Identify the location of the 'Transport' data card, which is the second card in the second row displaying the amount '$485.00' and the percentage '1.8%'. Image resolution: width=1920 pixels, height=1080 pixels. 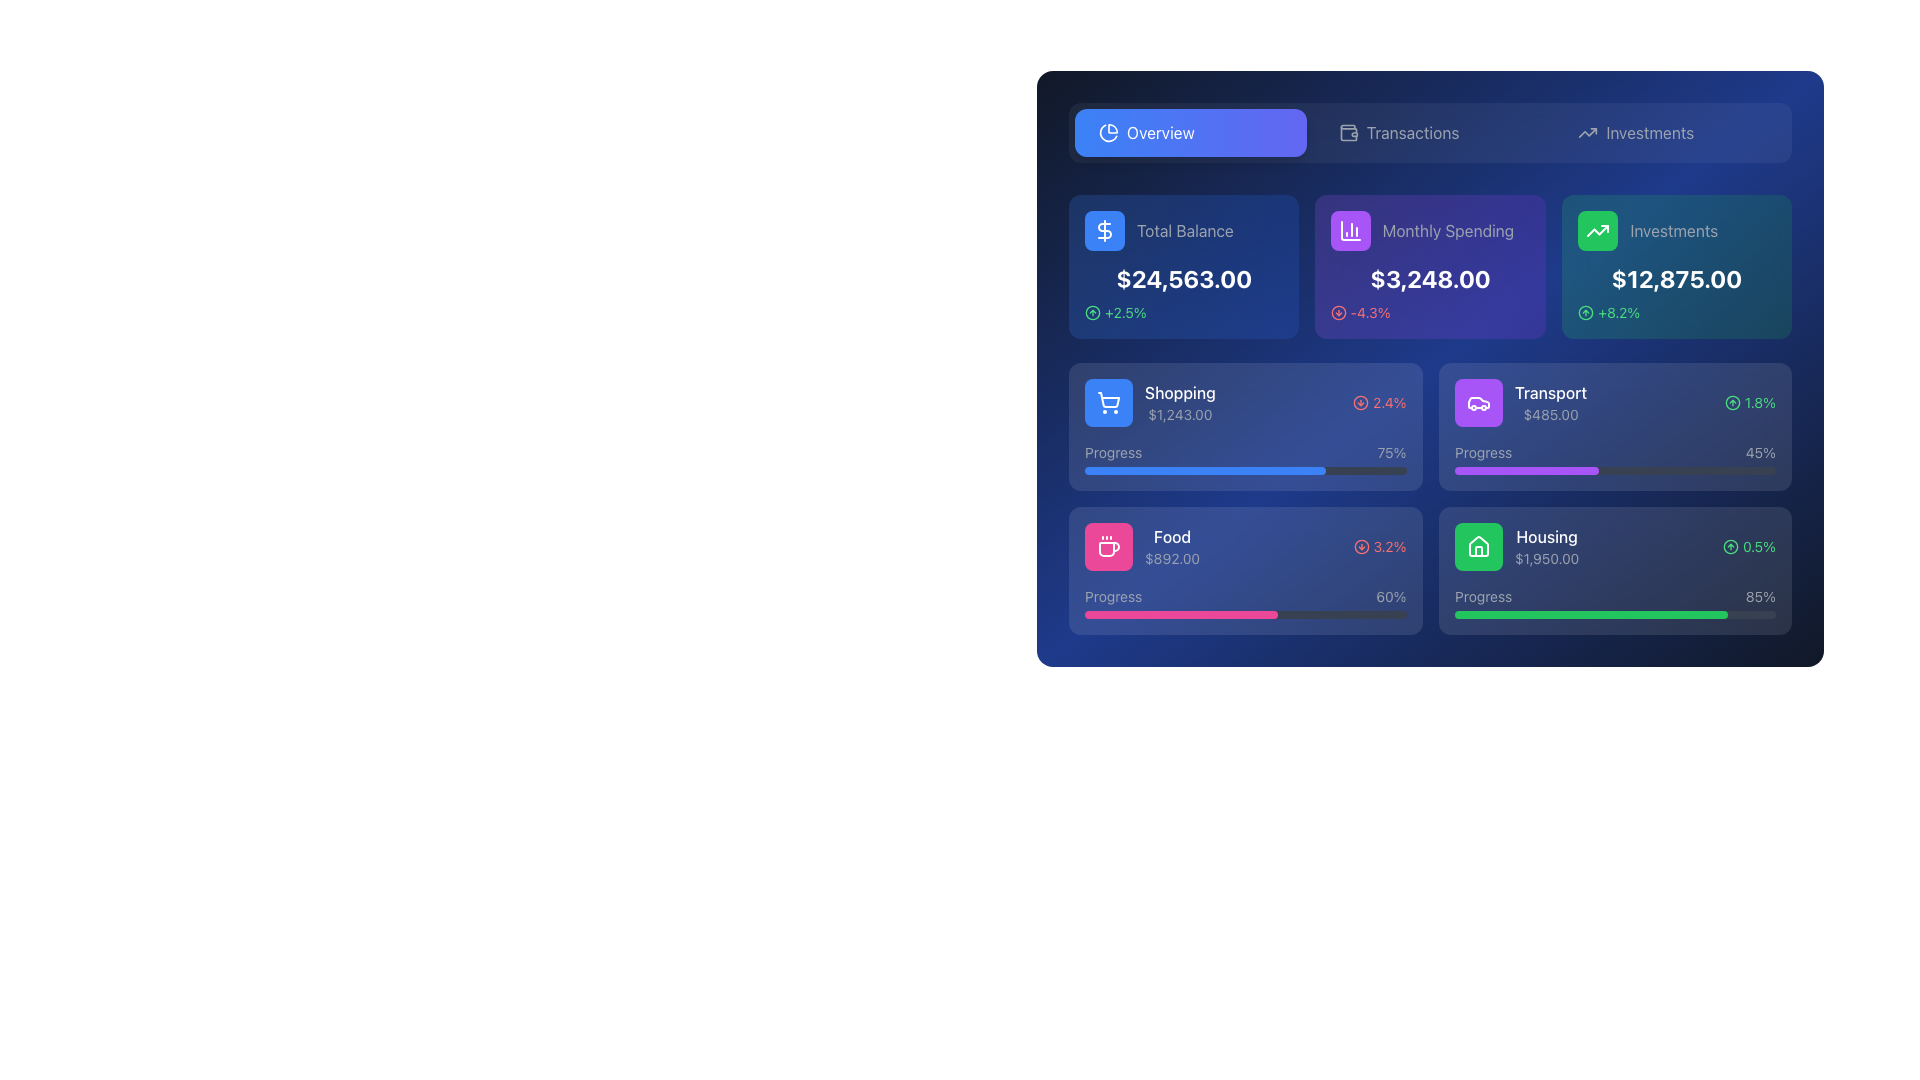
(1615, 402).